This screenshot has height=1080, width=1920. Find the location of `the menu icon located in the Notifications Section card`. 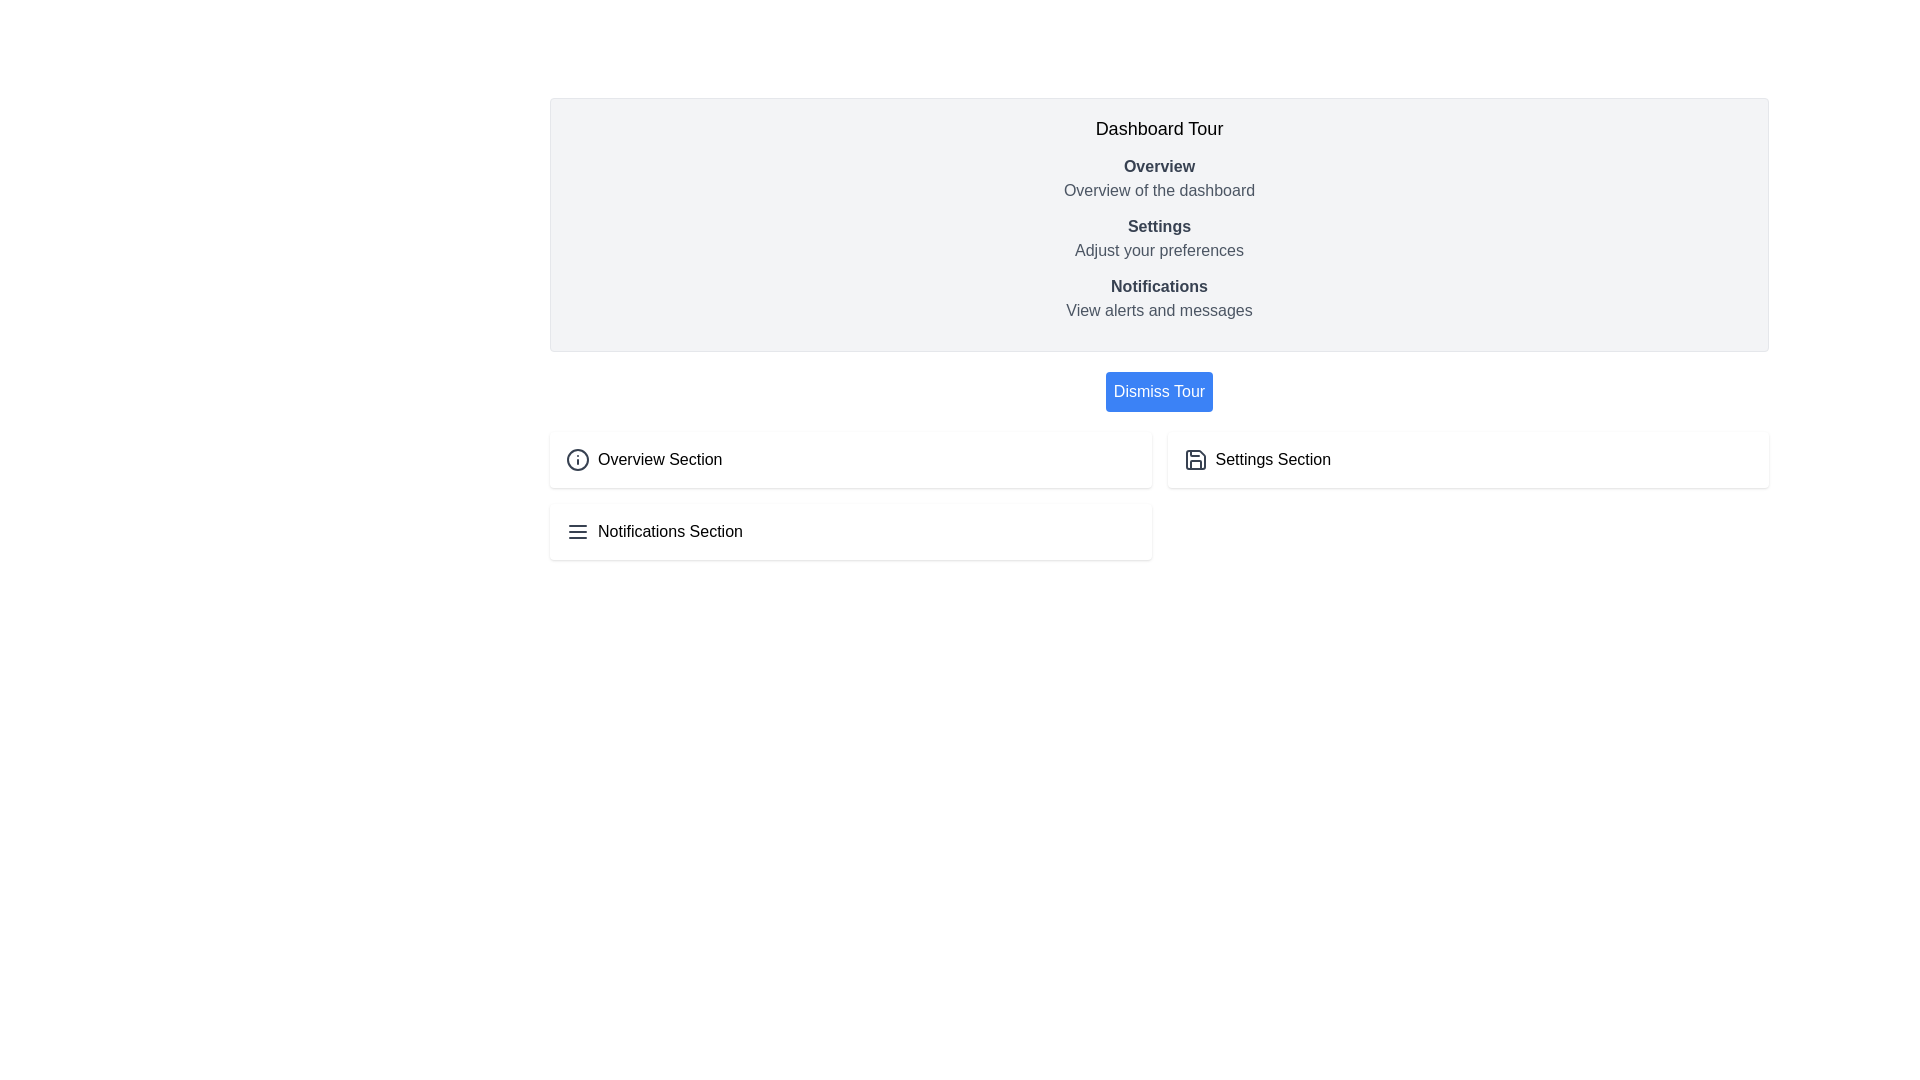

the menu icon located in the Notifications Section card is located at coordinates (576, 531).